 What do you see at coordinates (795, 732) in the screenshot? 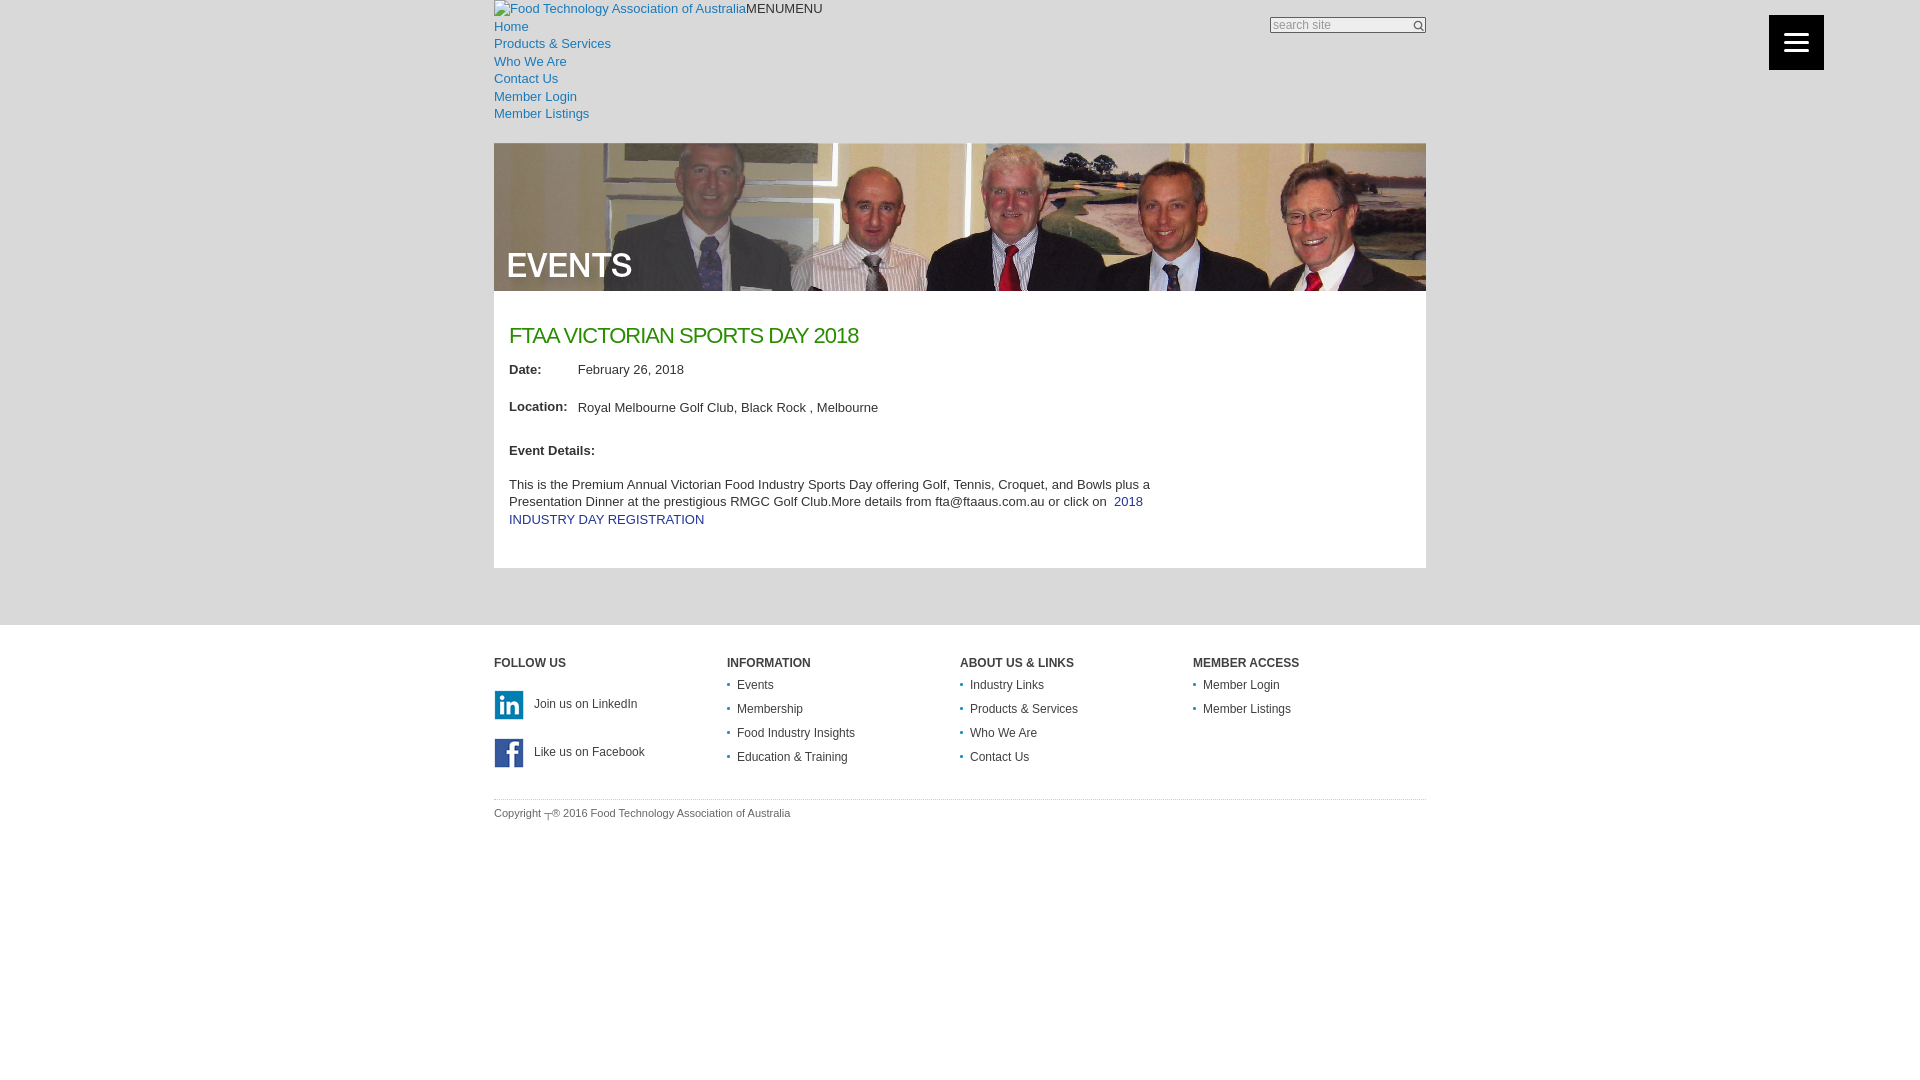
I see `'Food Industry Insights'` at bounding box center [795, 732].